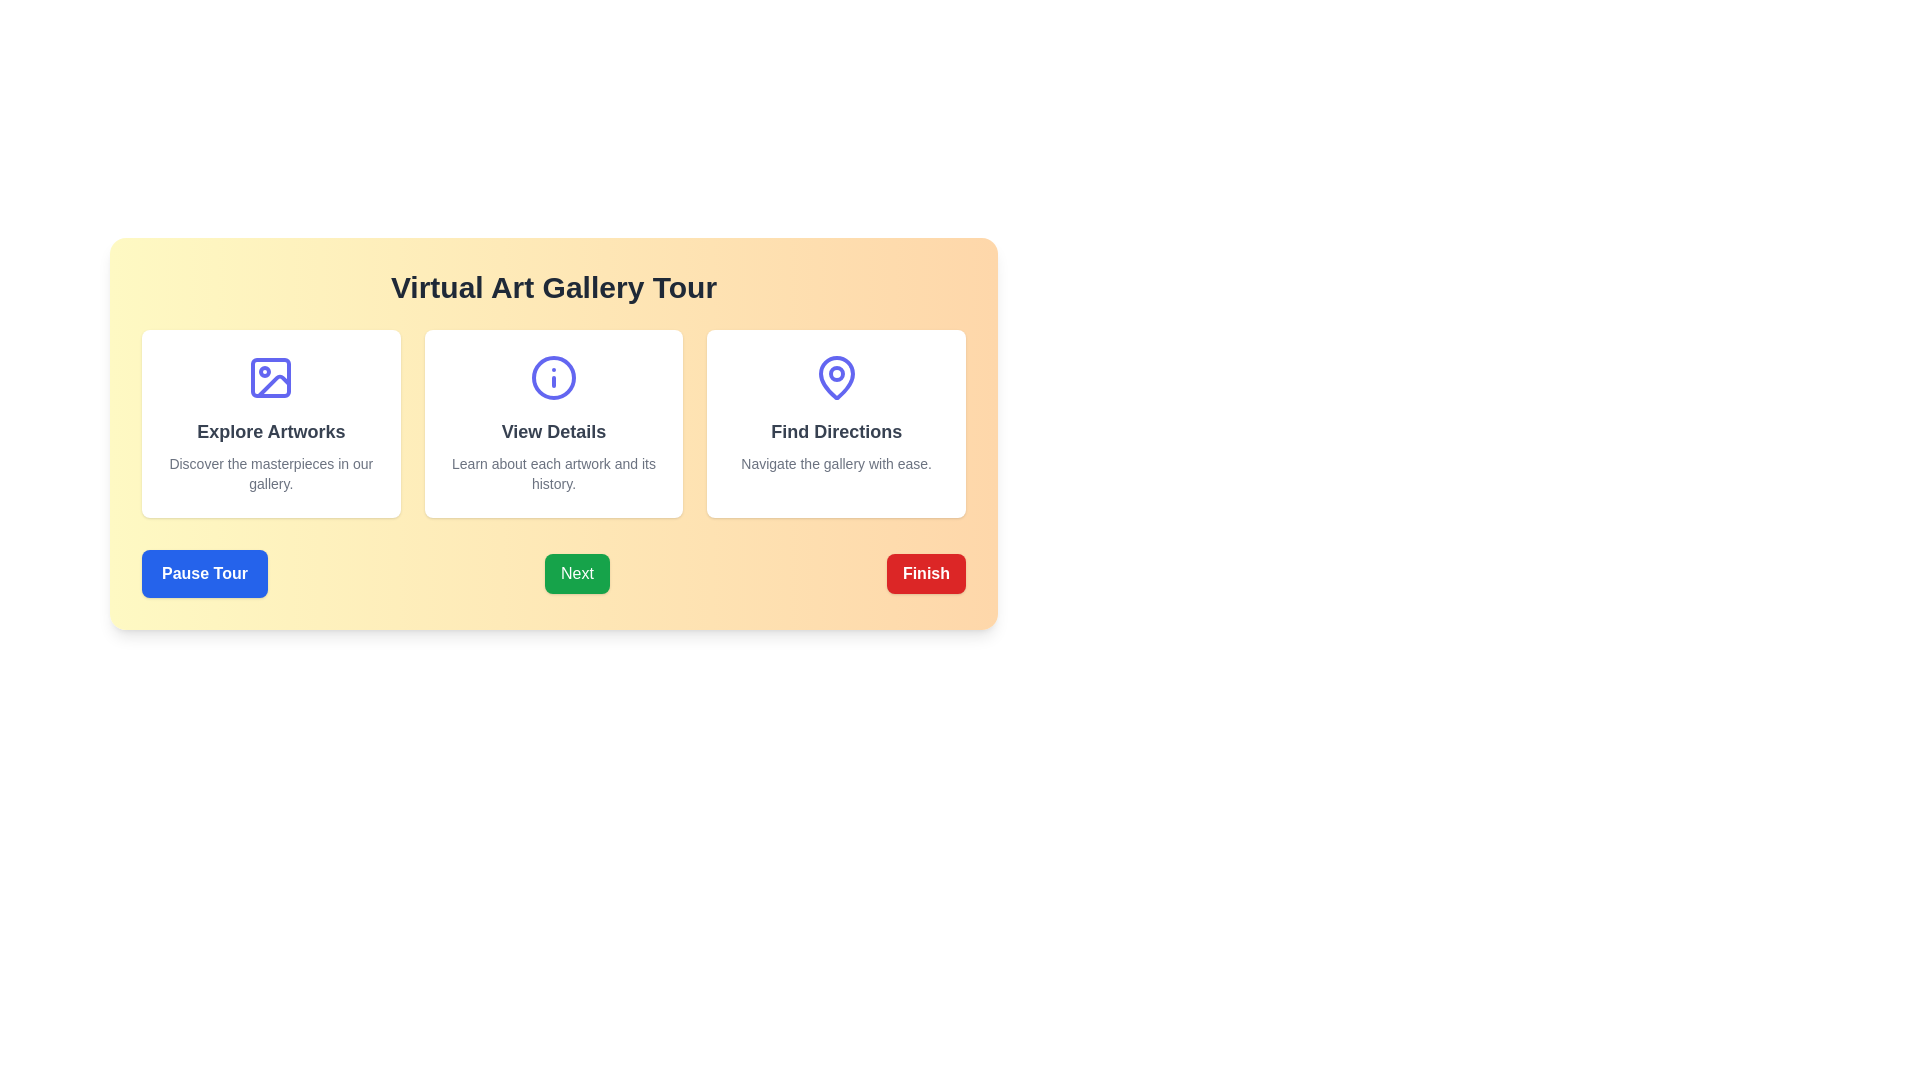 This screenshot has height=1080, width=1920. Describe the element at coordinates (836, 378) in the screenshot. I see `the navigation icon located in the 'Find Directions' card within the 'Virtual Art Gallery Tour' section` at that location.